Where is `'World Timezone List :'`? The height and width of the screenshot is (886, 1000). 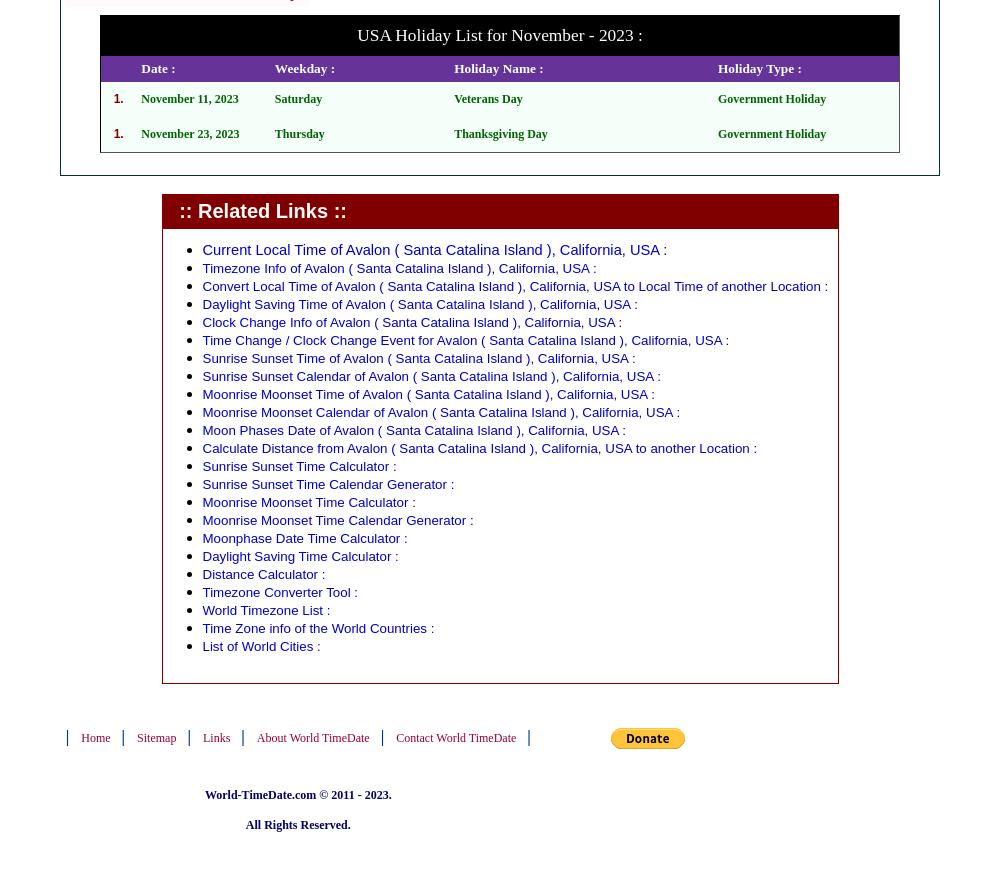
'World Timezone List :' is located at coordinates (266, 609).